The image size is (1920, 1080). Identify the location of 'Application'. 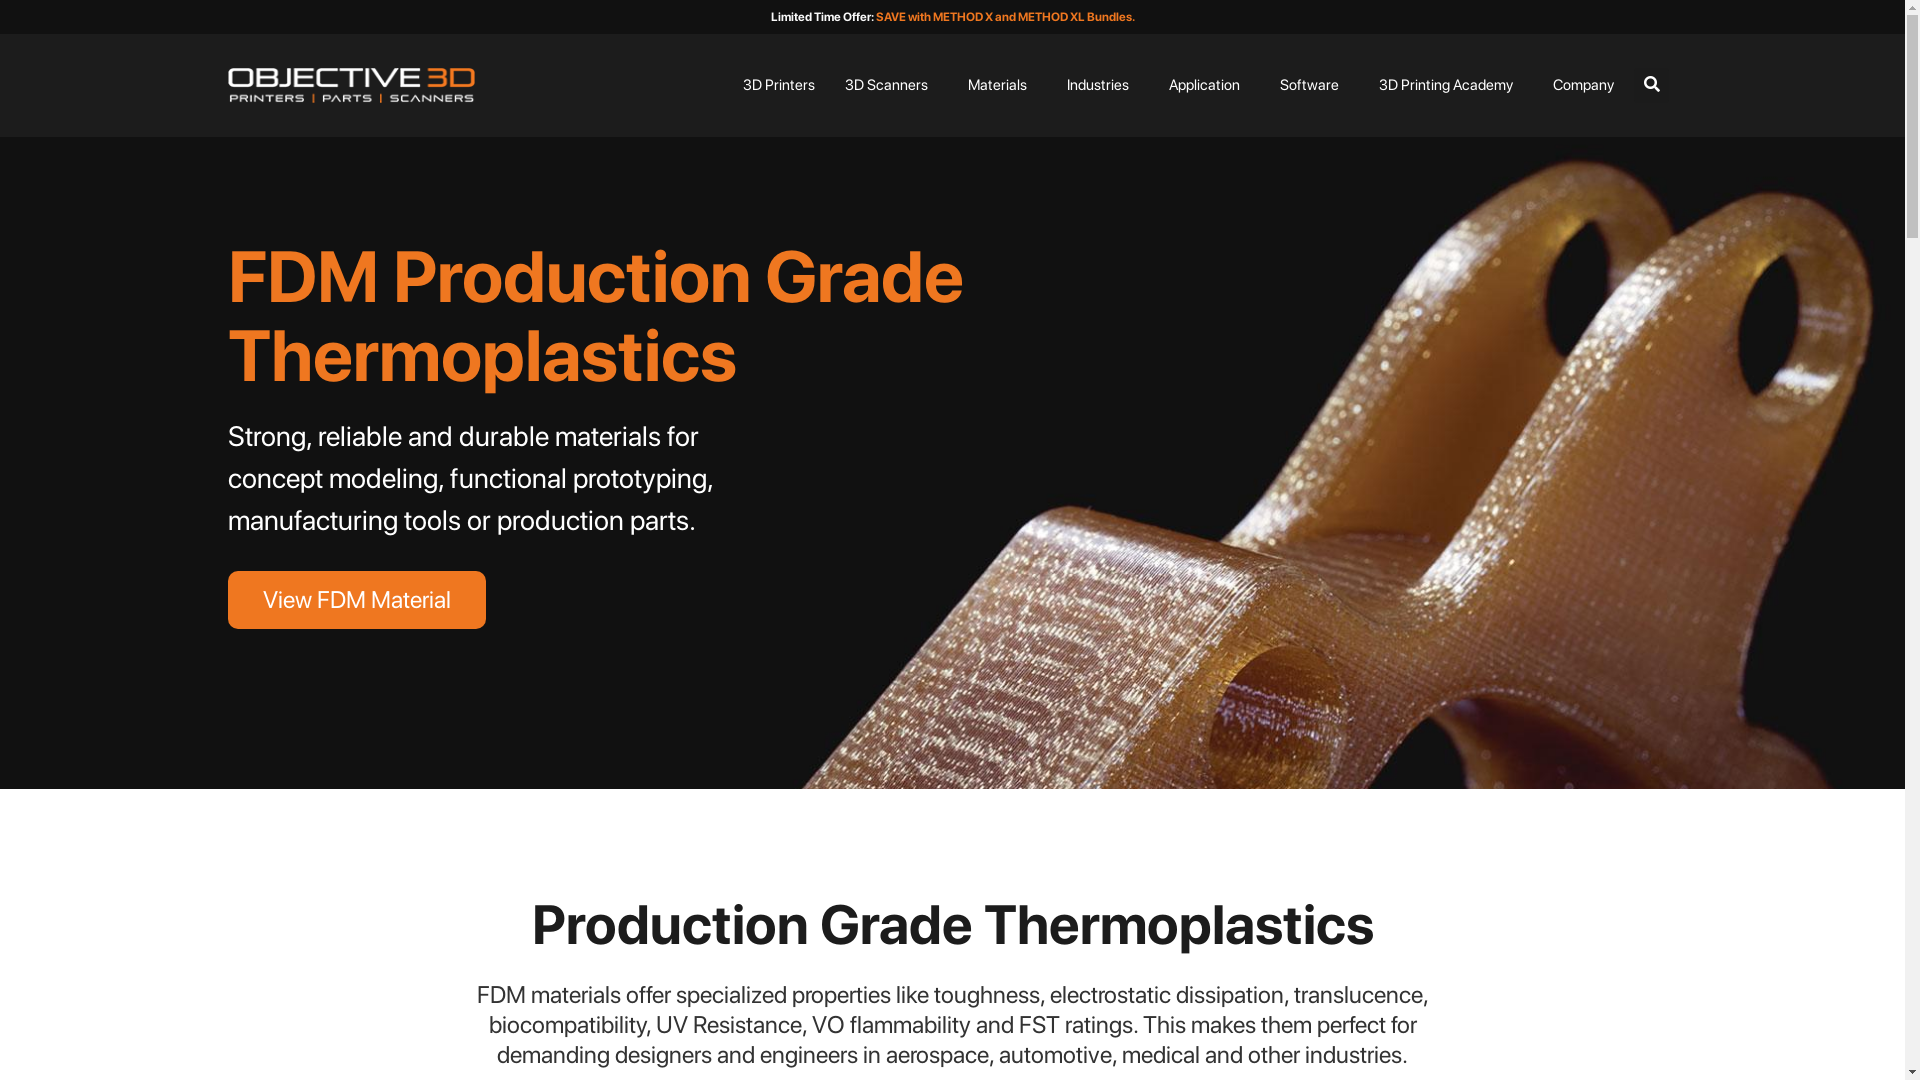
(1203, 84).